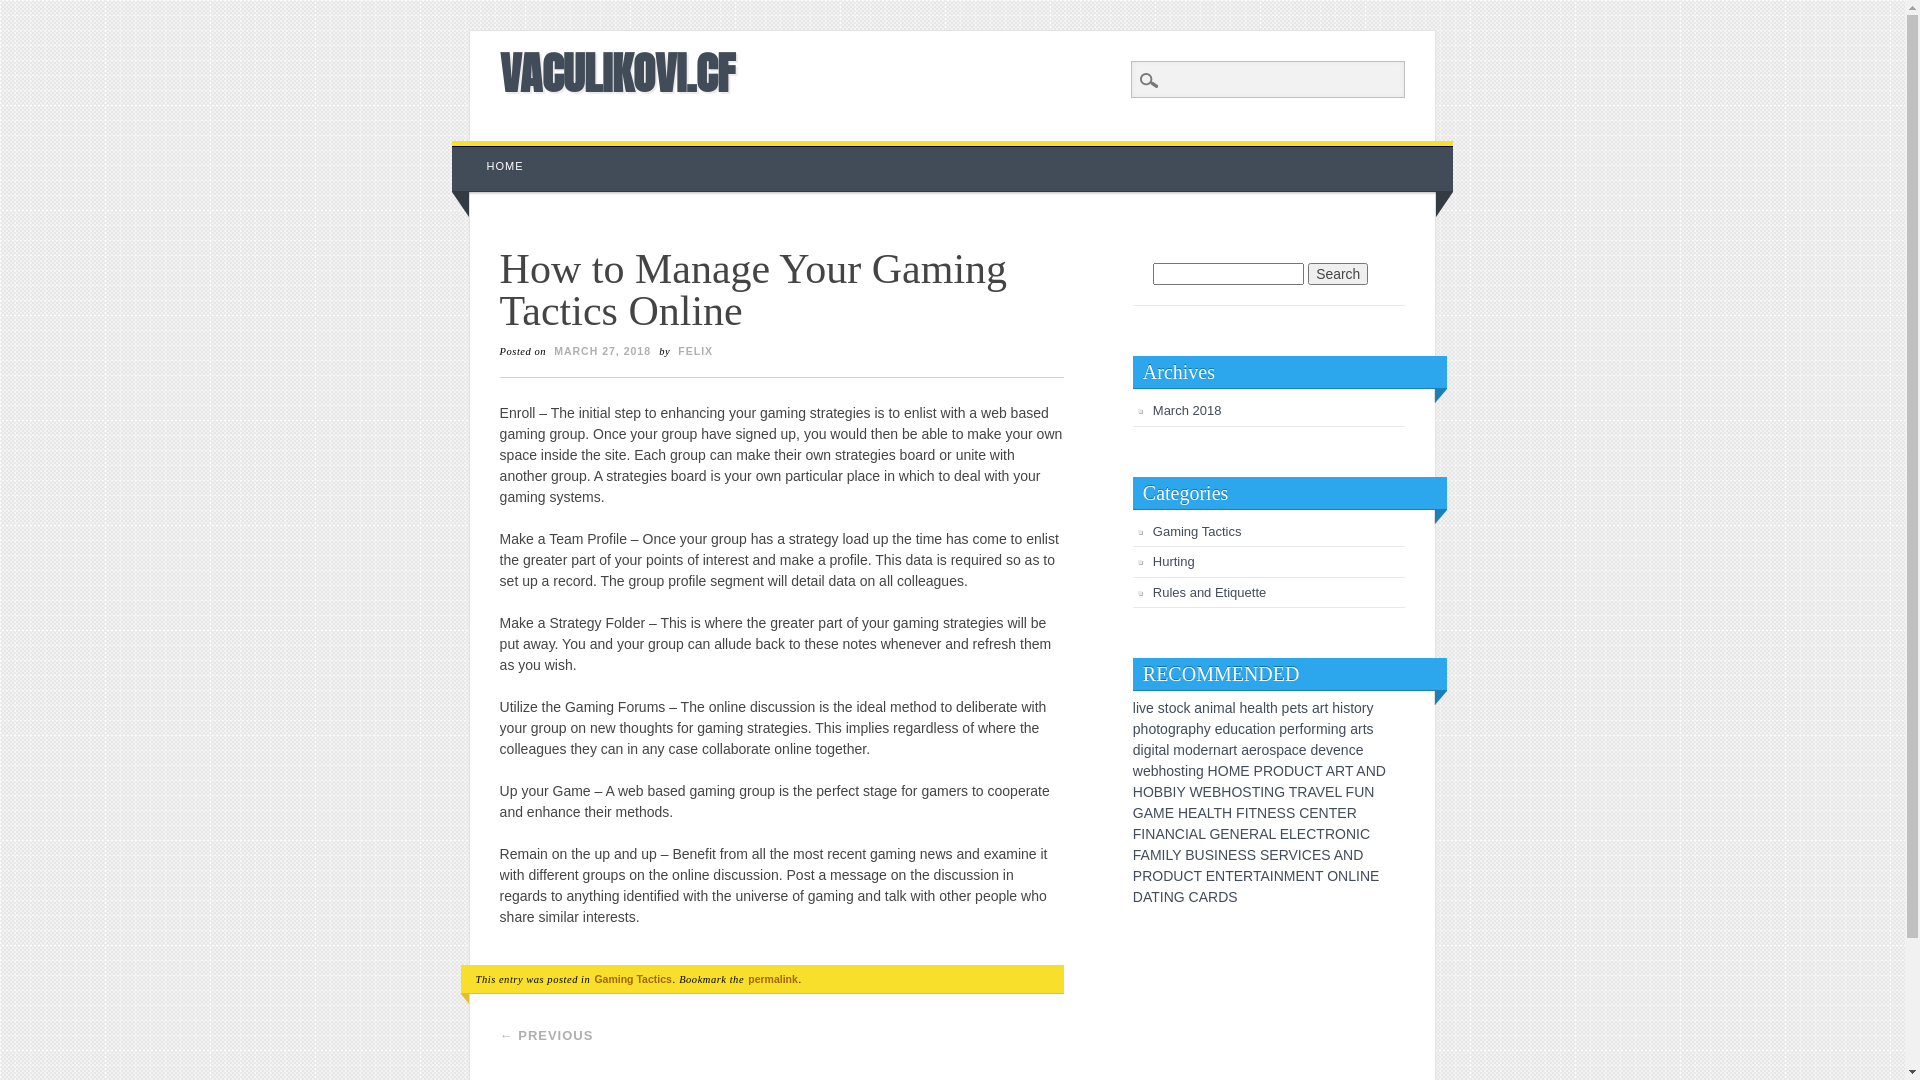 Image resolution: width=1920 pixels, height=1080 pixels. What do you see at coordinates (1338, 855) in the screenshot?
I see `'A'` at bounding box center [1338, 855].